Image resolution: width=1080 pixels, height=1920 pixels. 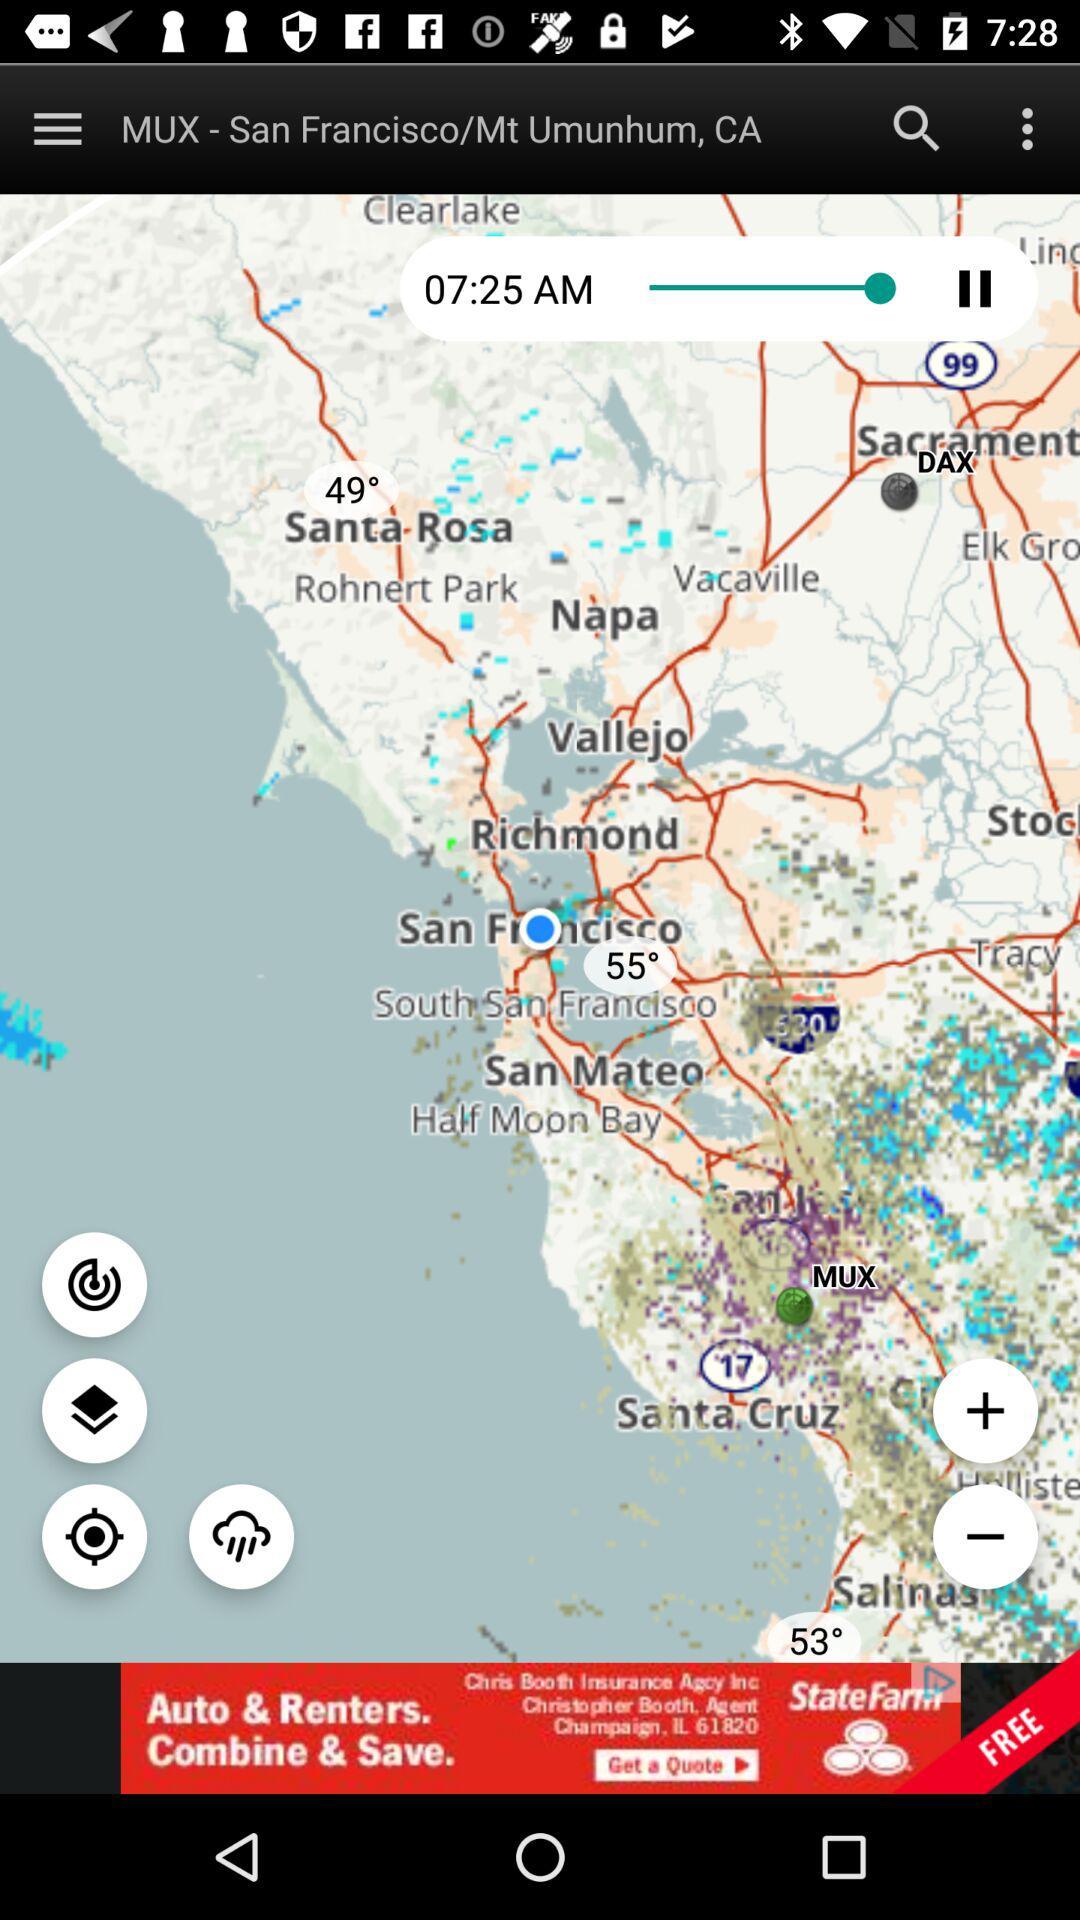 I want to click on the location_crosshair icon, so click(x=94, y=1535).